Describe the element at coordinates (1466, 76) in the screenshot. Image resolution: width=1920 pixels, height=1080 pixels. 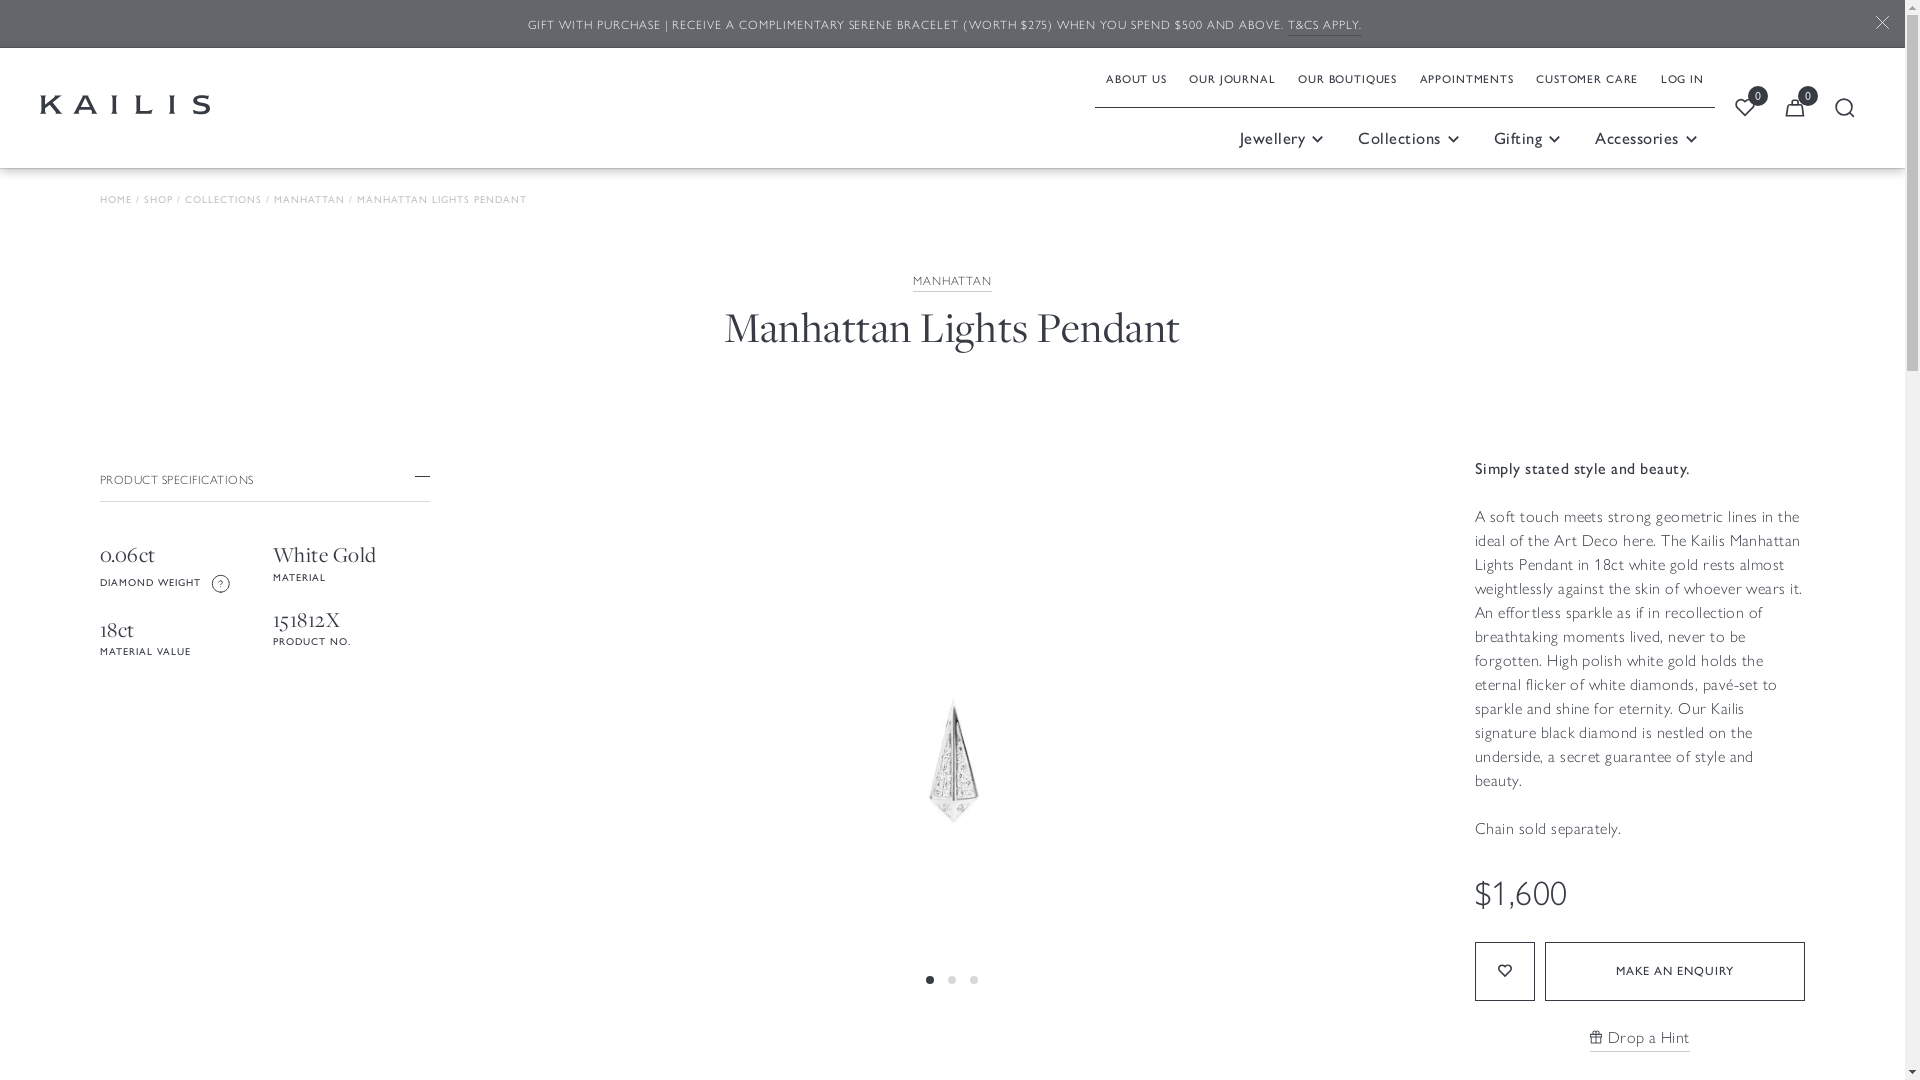
I see `'APPOINTMENTS'` at that location.